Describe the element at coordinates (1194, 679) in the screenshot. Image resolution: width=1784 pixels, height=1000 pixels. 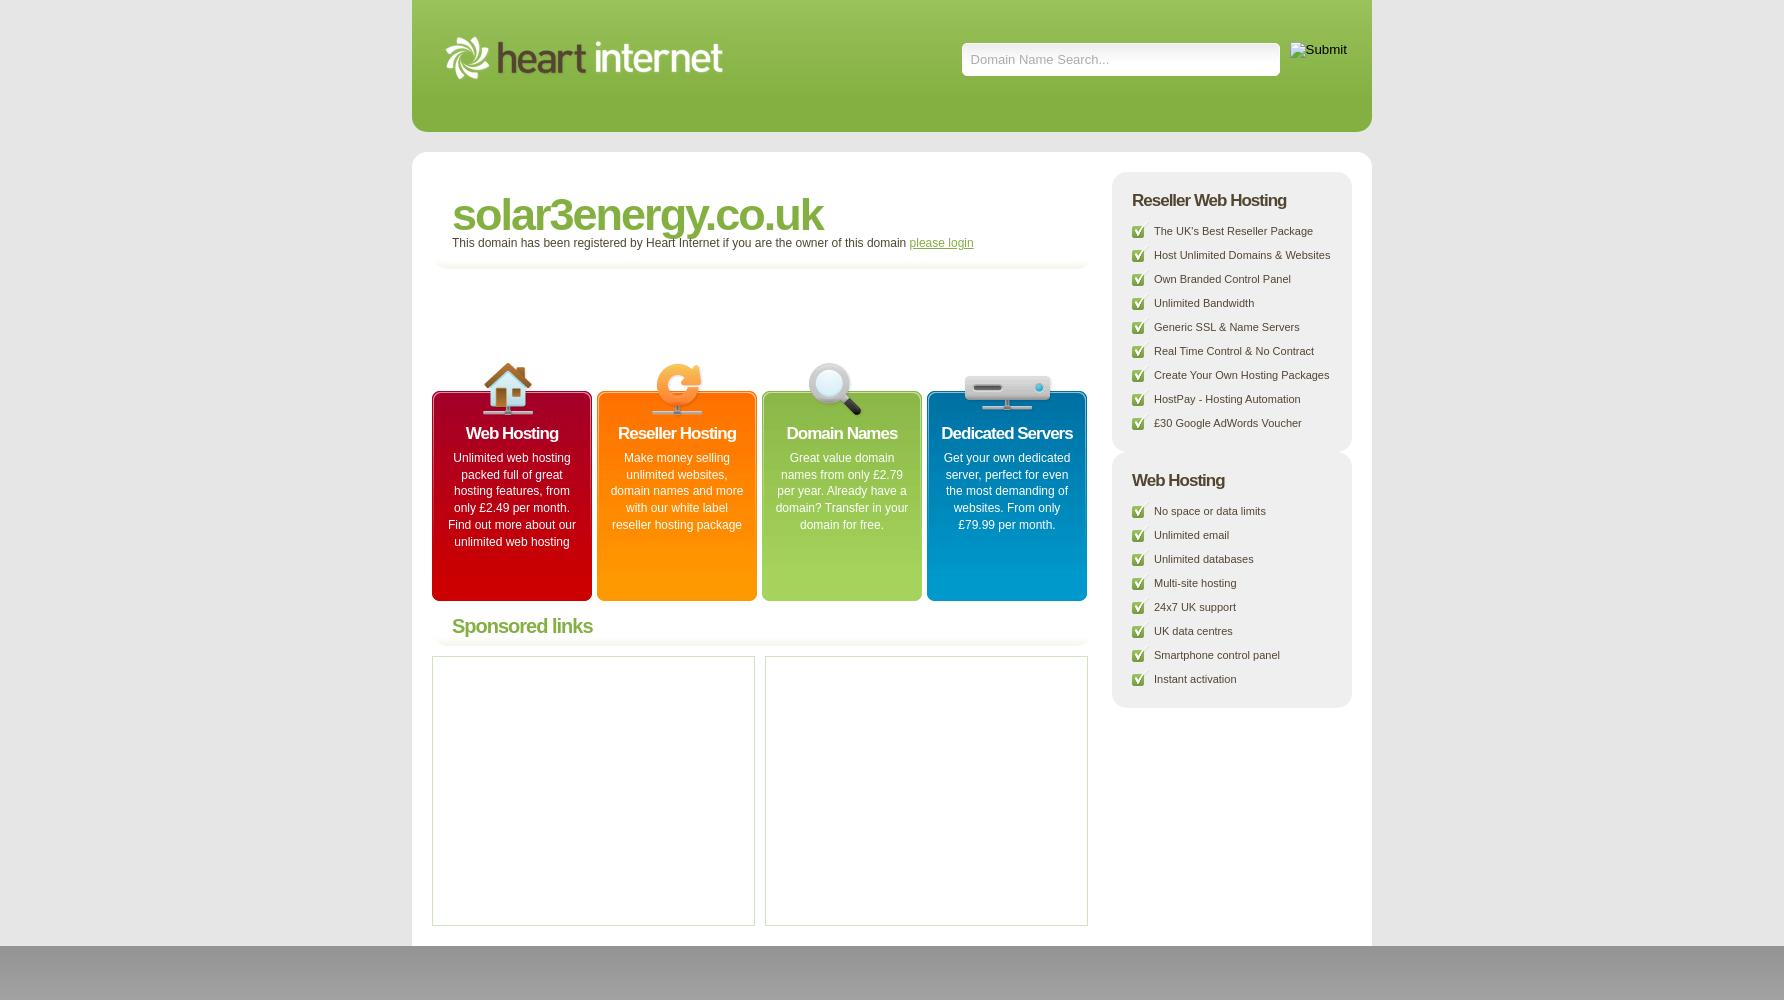
I see `'Instant activation'` at that location.